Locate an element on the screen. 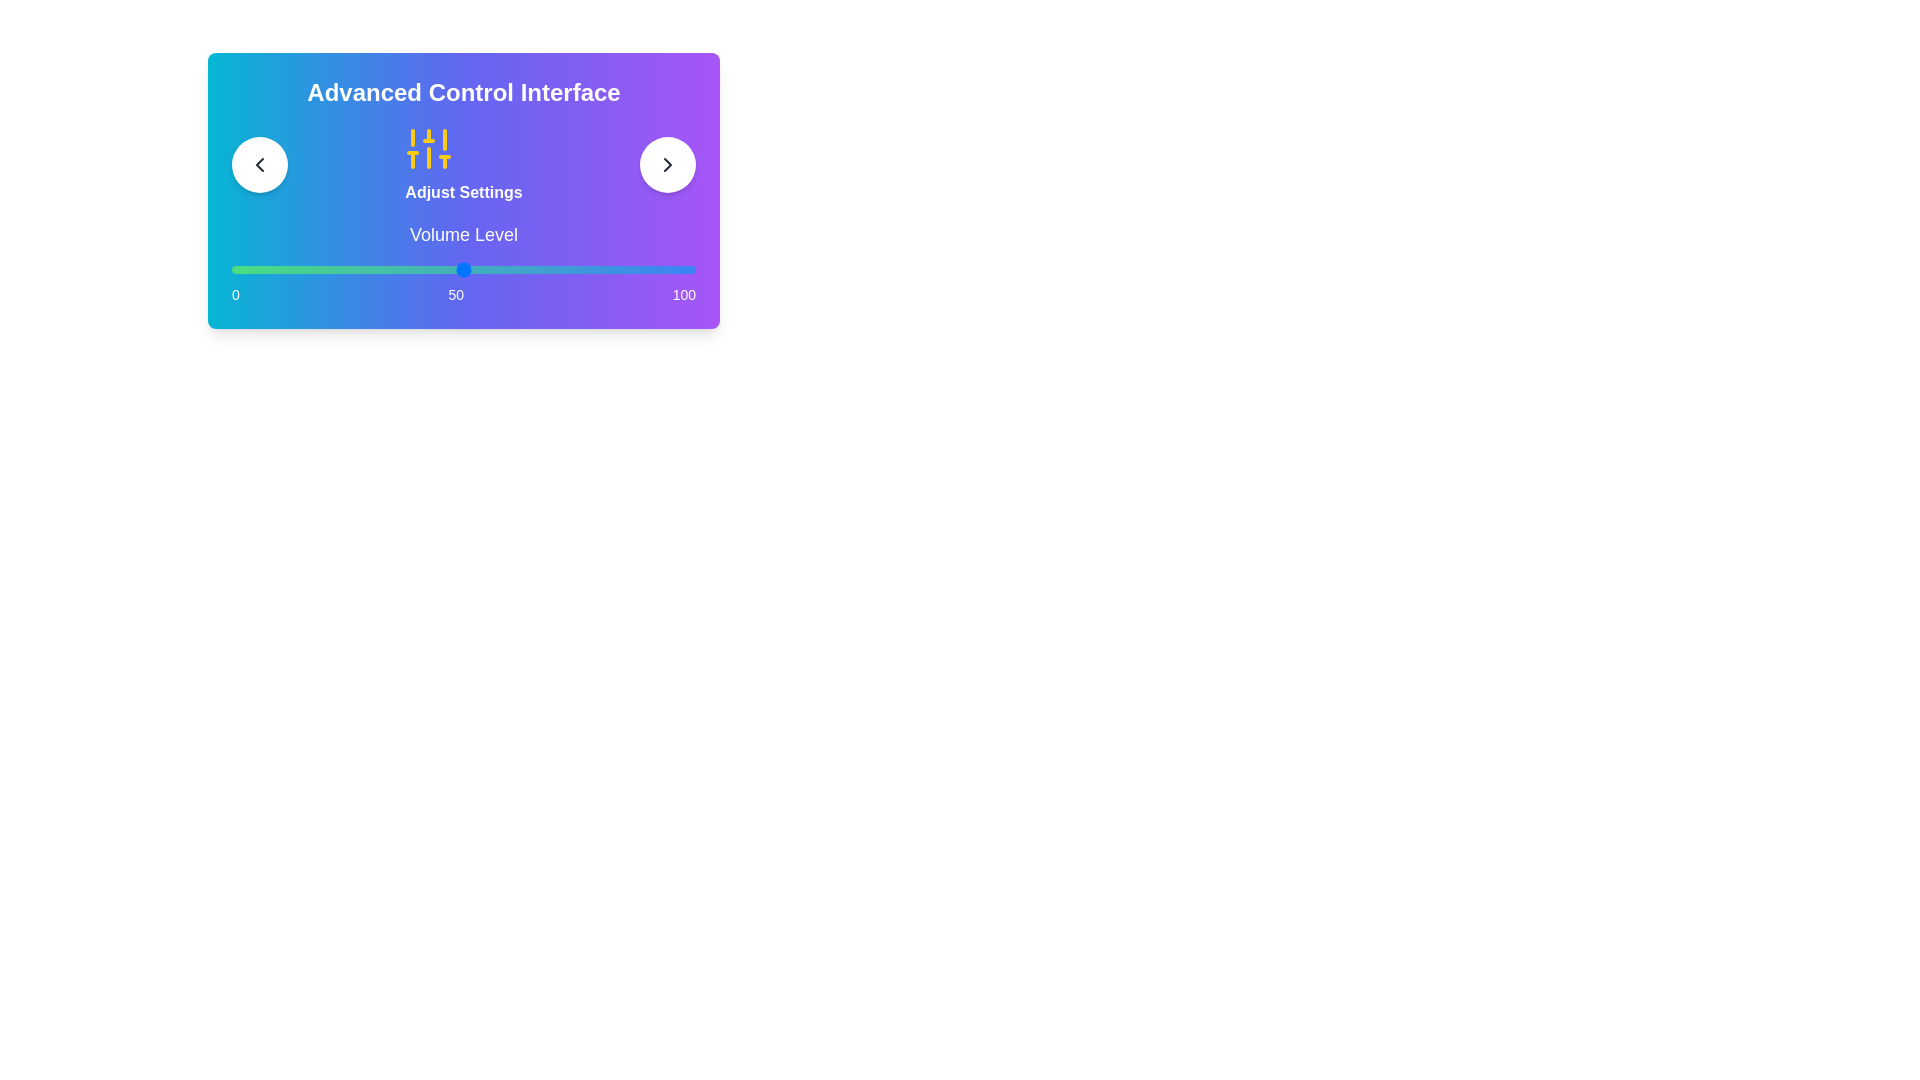 The height and width of the screenshot is (1080, 1920). left navigation button is located at coordinates (258, 164).